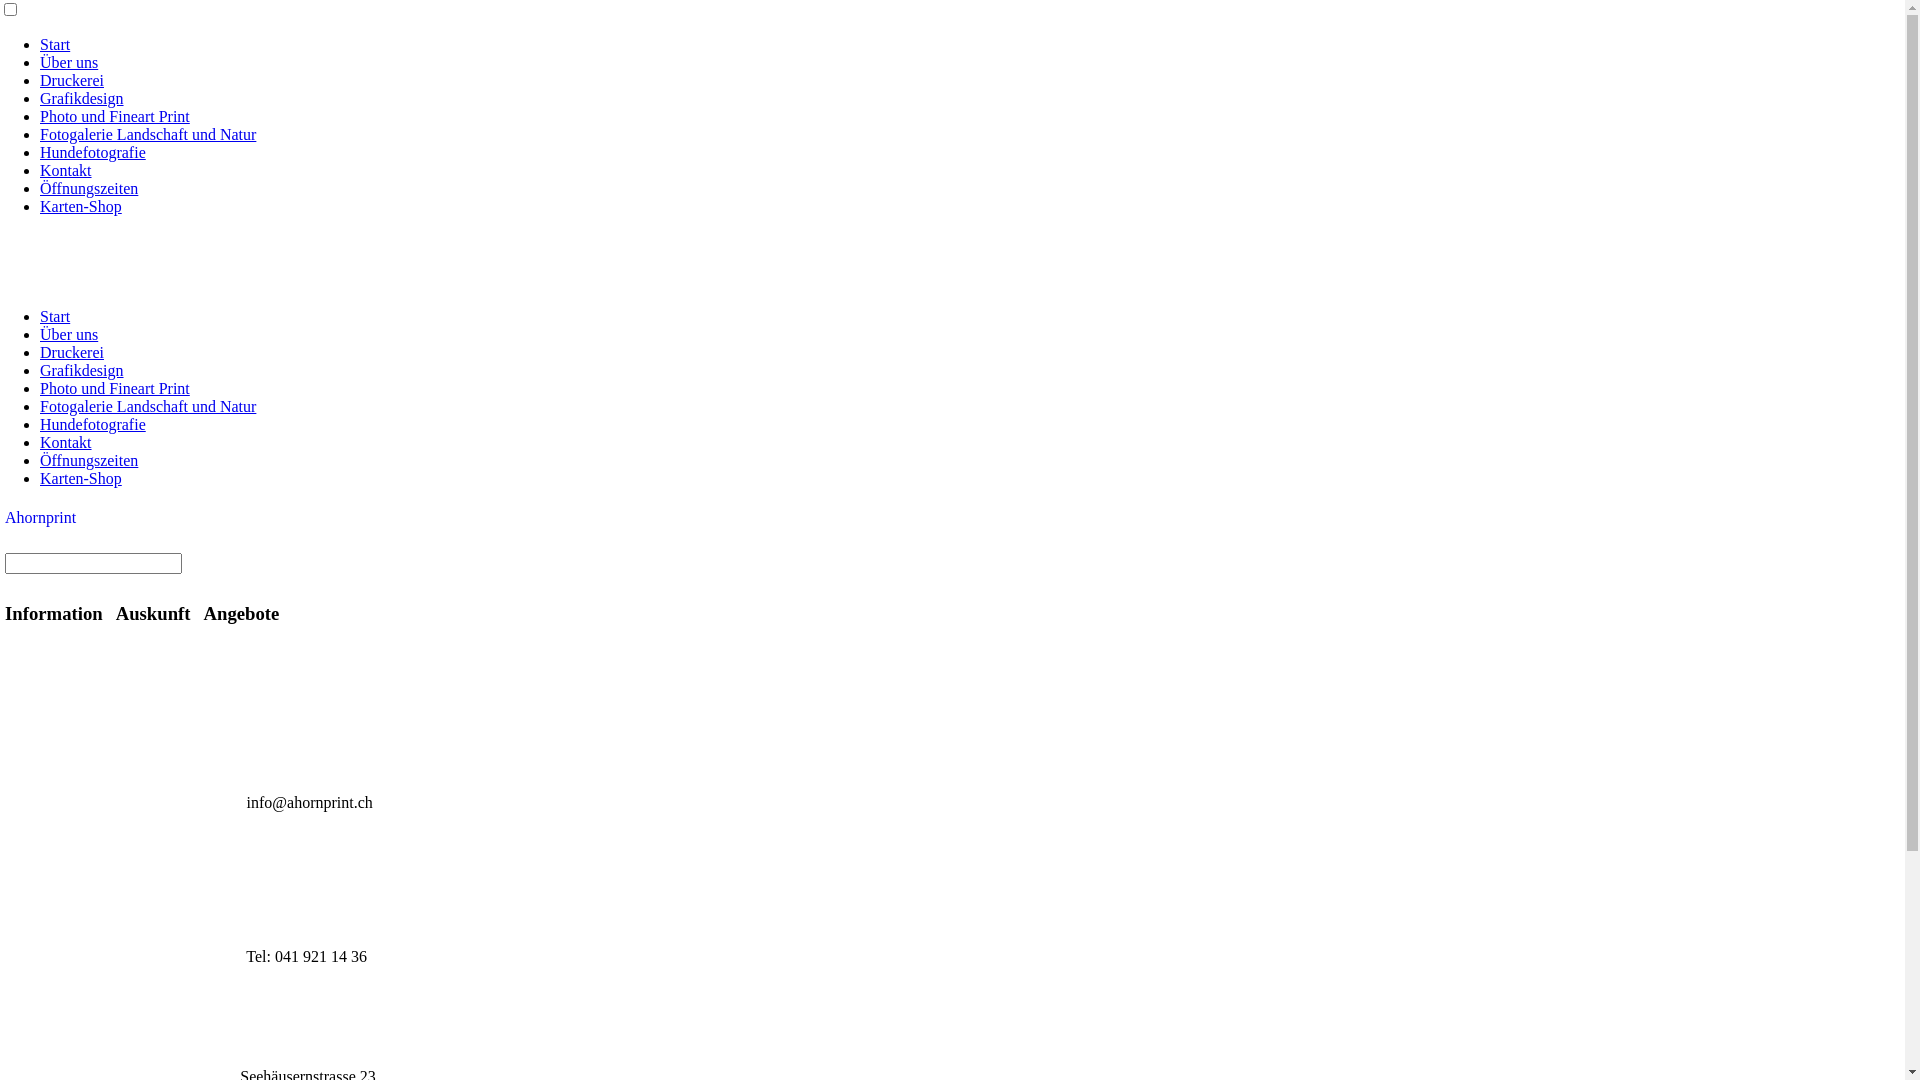 The height and width of the screenshot is (1080, 1920). I want to click on 'Fotogalerie Landschaft und Natur', so click(39, 405).